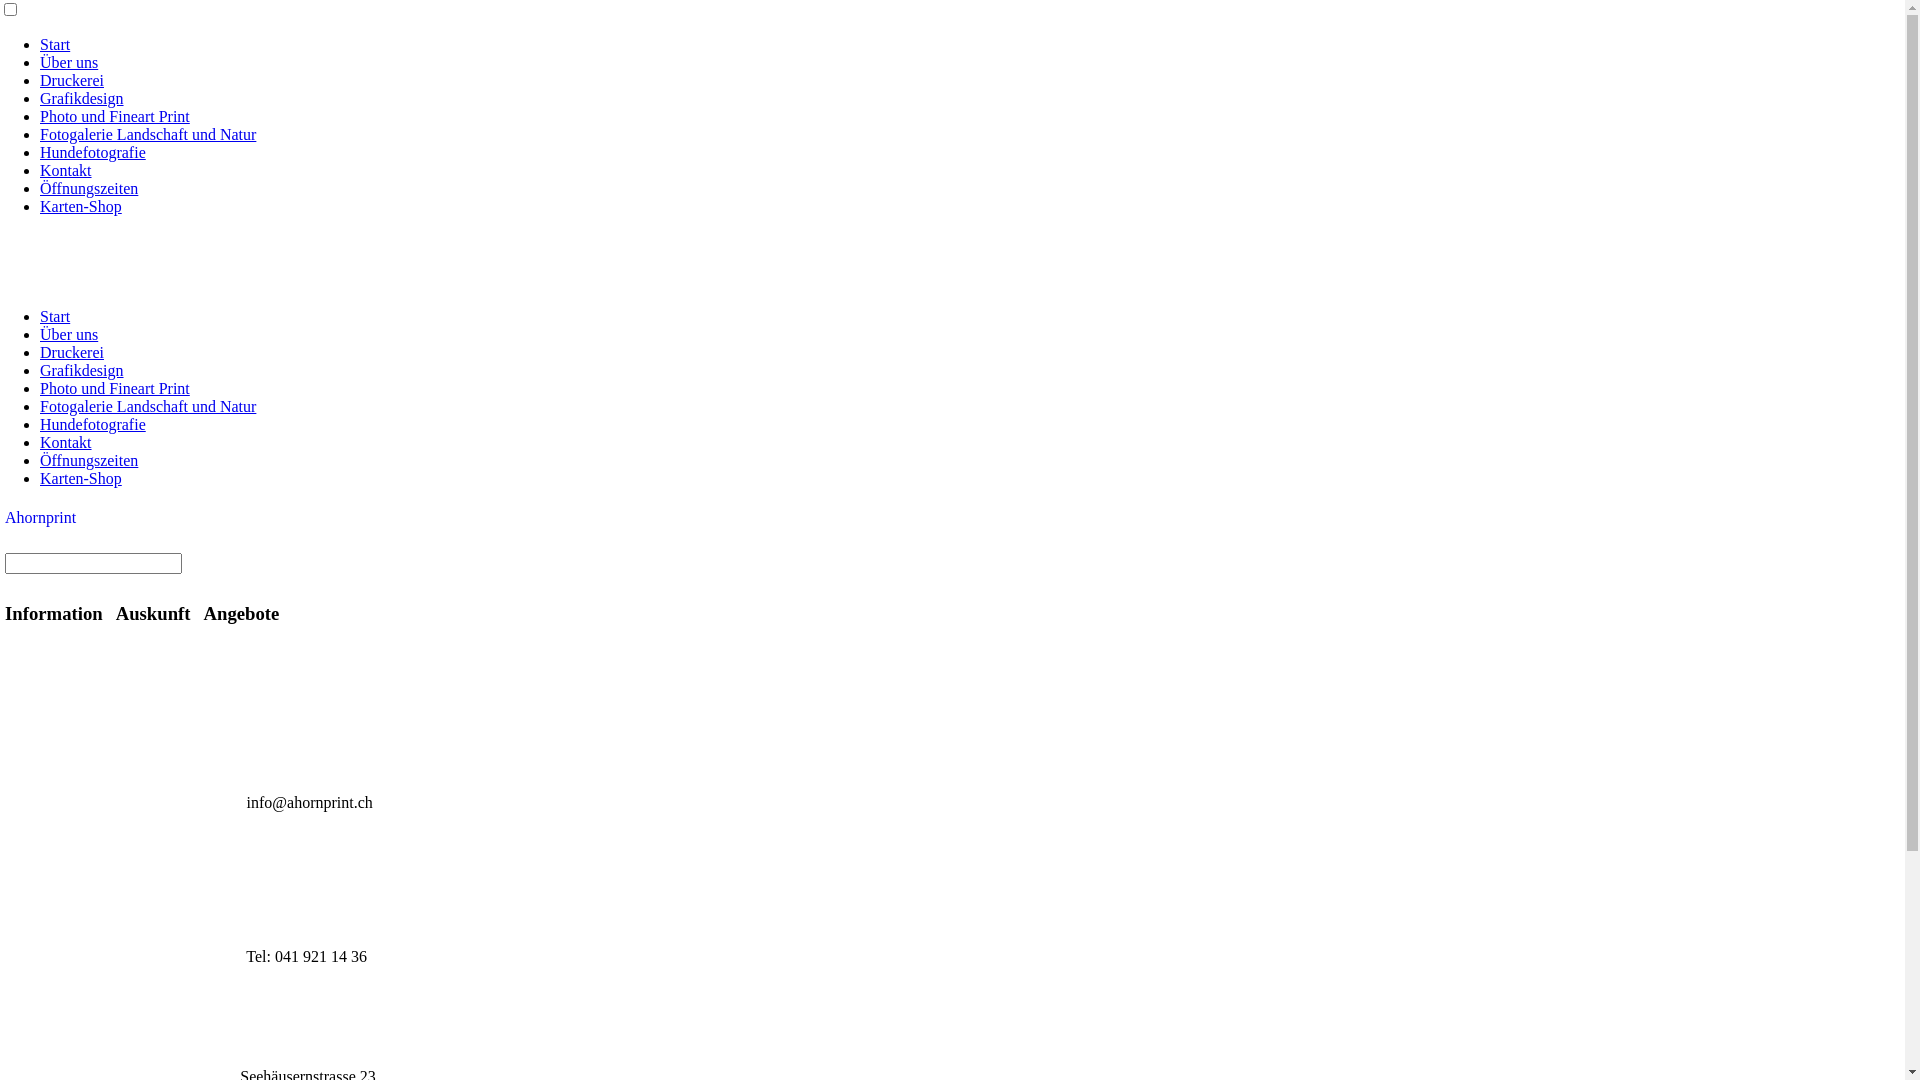 The height and width of the screenshot is (1080, 1920). I want to click on 'Fotogalerie Landschaft und Natur', so click(39, 405).